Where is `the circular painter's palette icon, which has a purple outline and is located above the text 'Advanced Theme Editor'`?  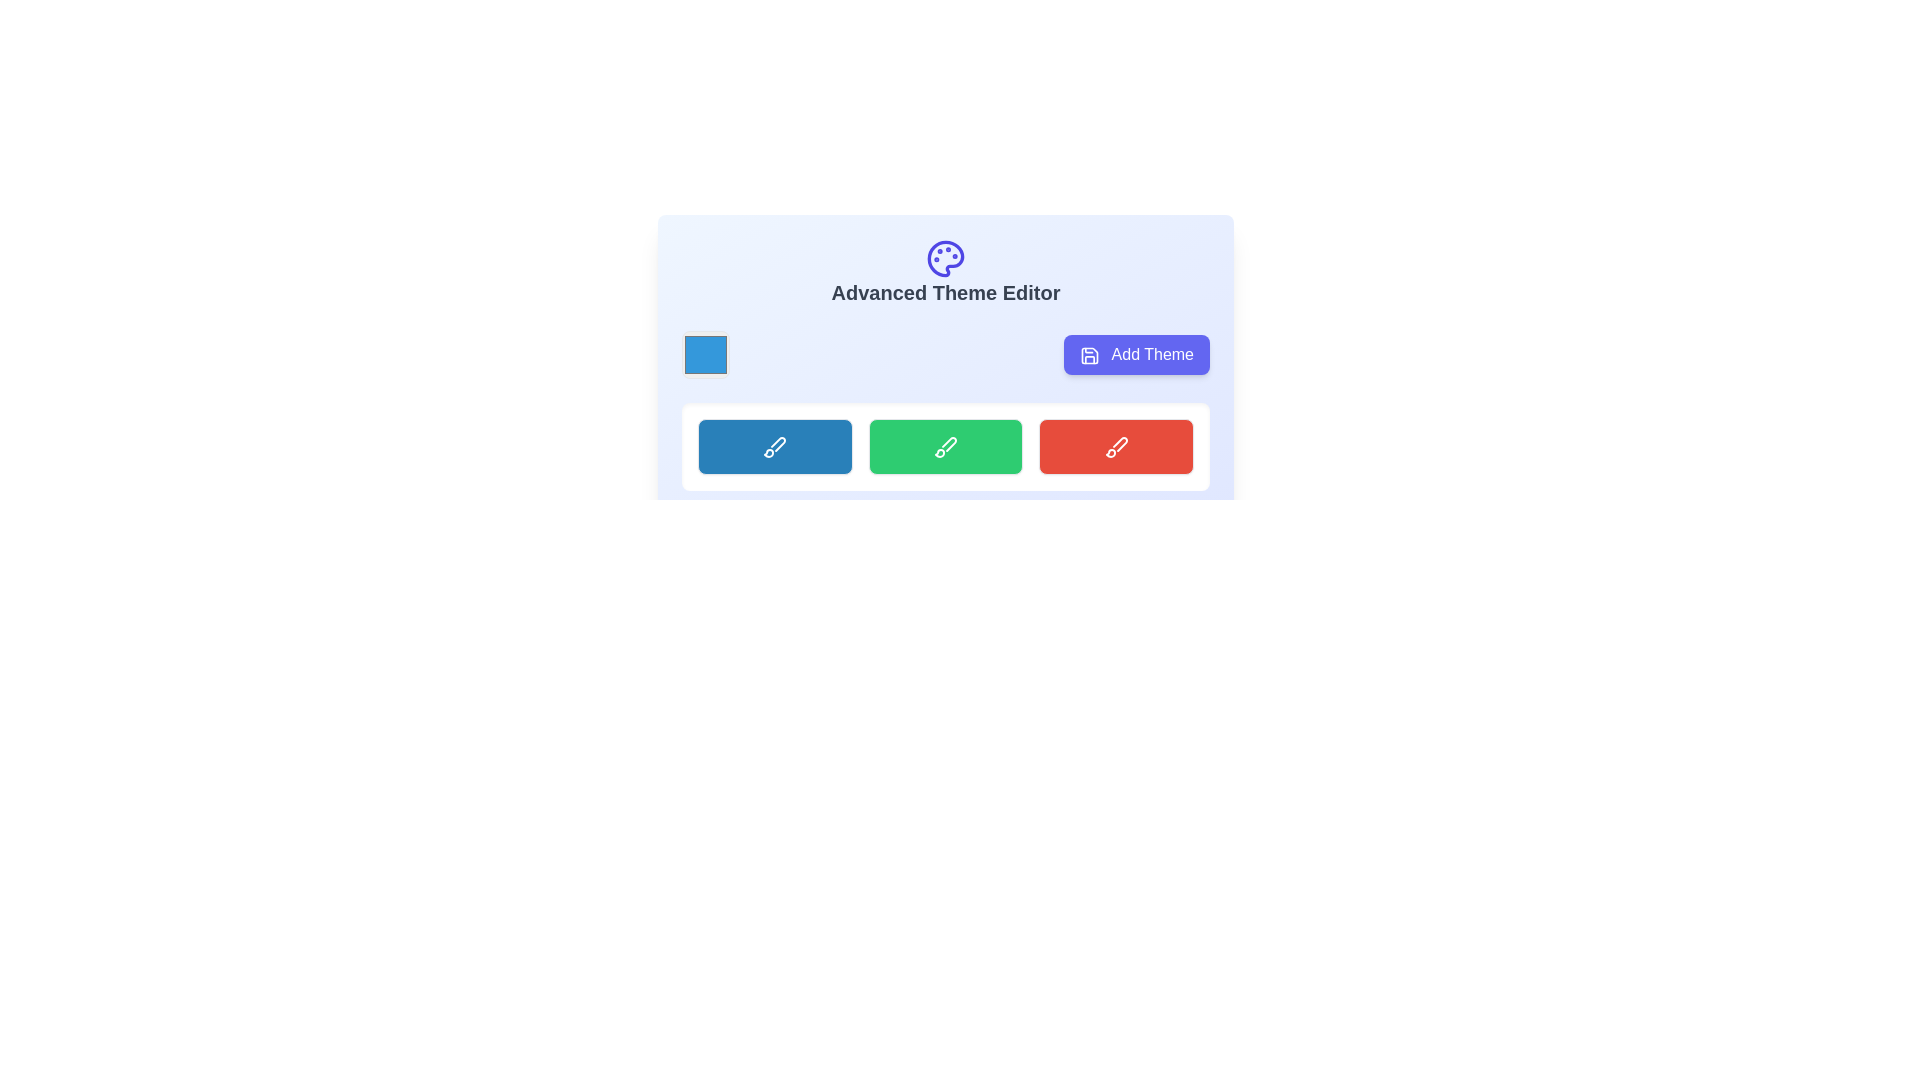
the circular painter's palette icon, which has a purple outline and is located above the text 'Advanced Theme Editor' is located at coordinates (944, 257).